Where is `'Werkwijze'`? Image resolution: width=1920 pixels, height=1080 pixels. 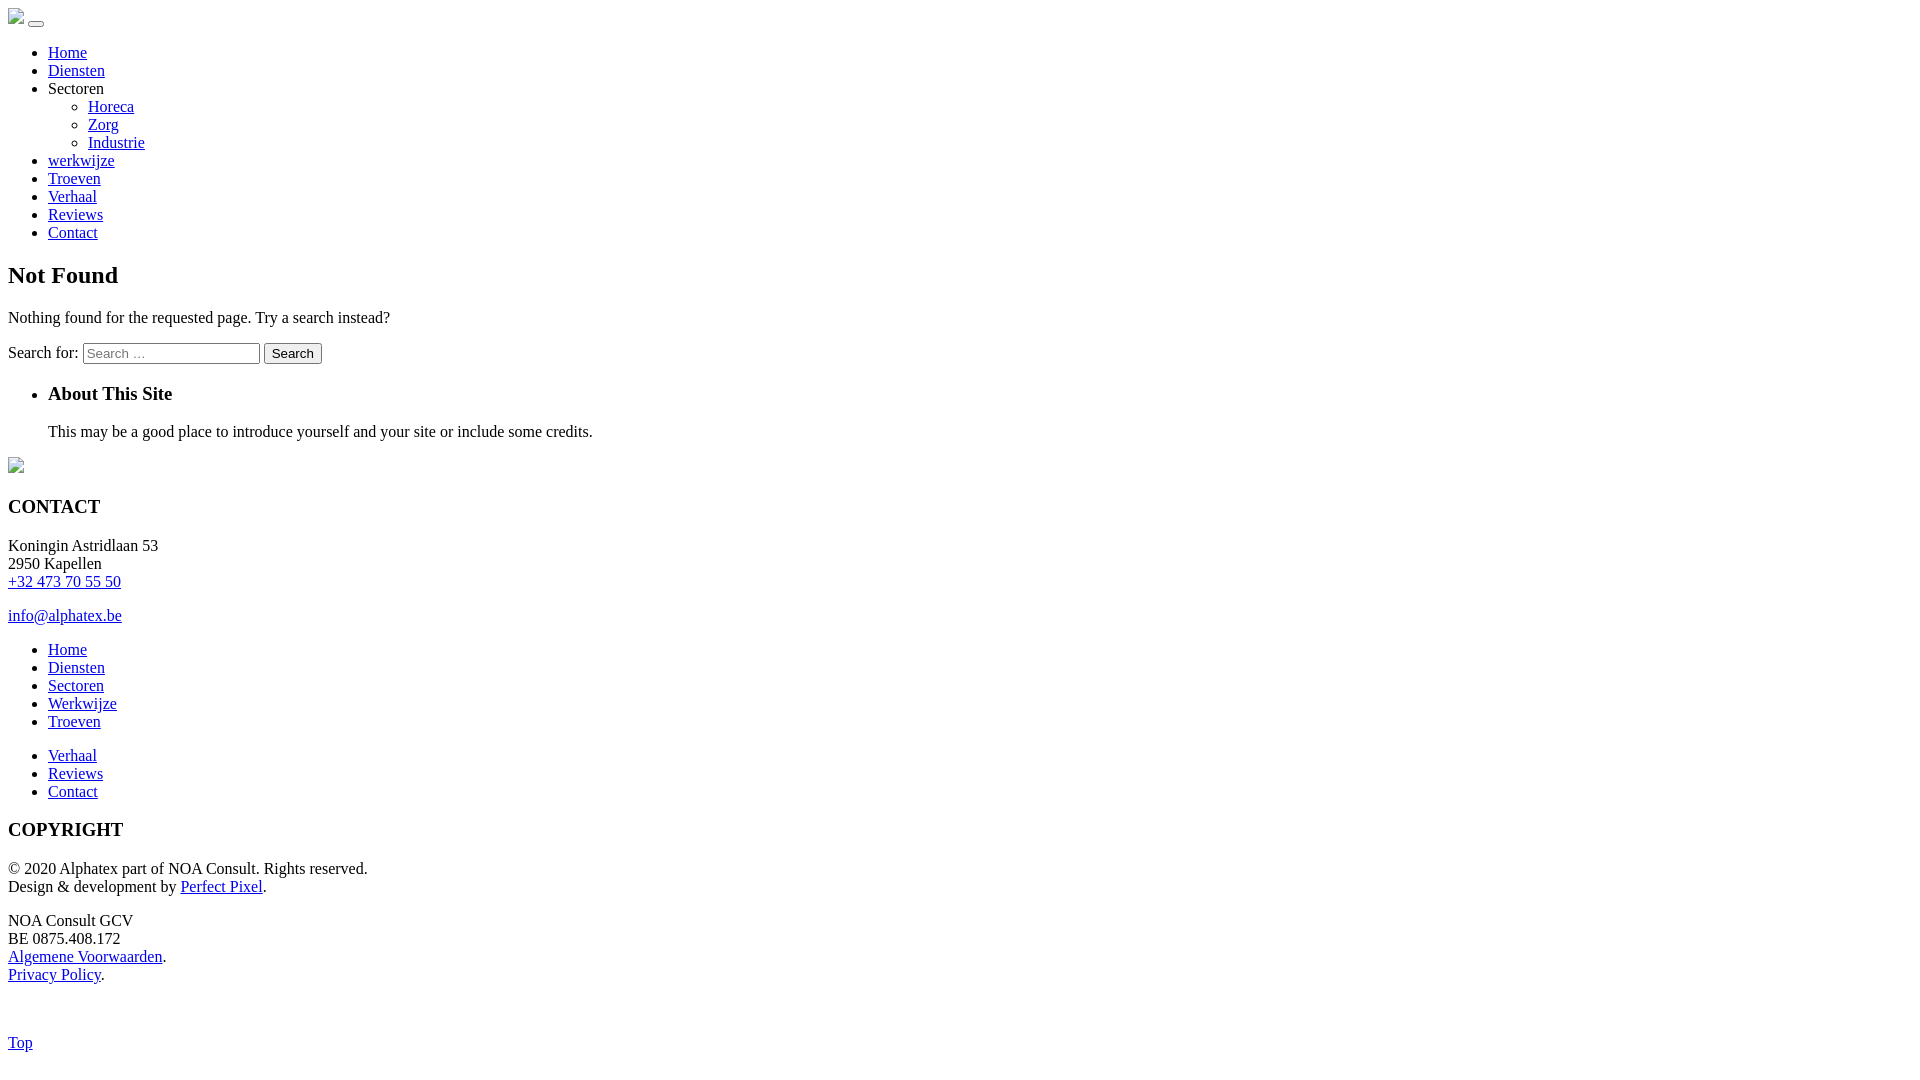
'Werkwijze' is located at coordinates (48, 702).